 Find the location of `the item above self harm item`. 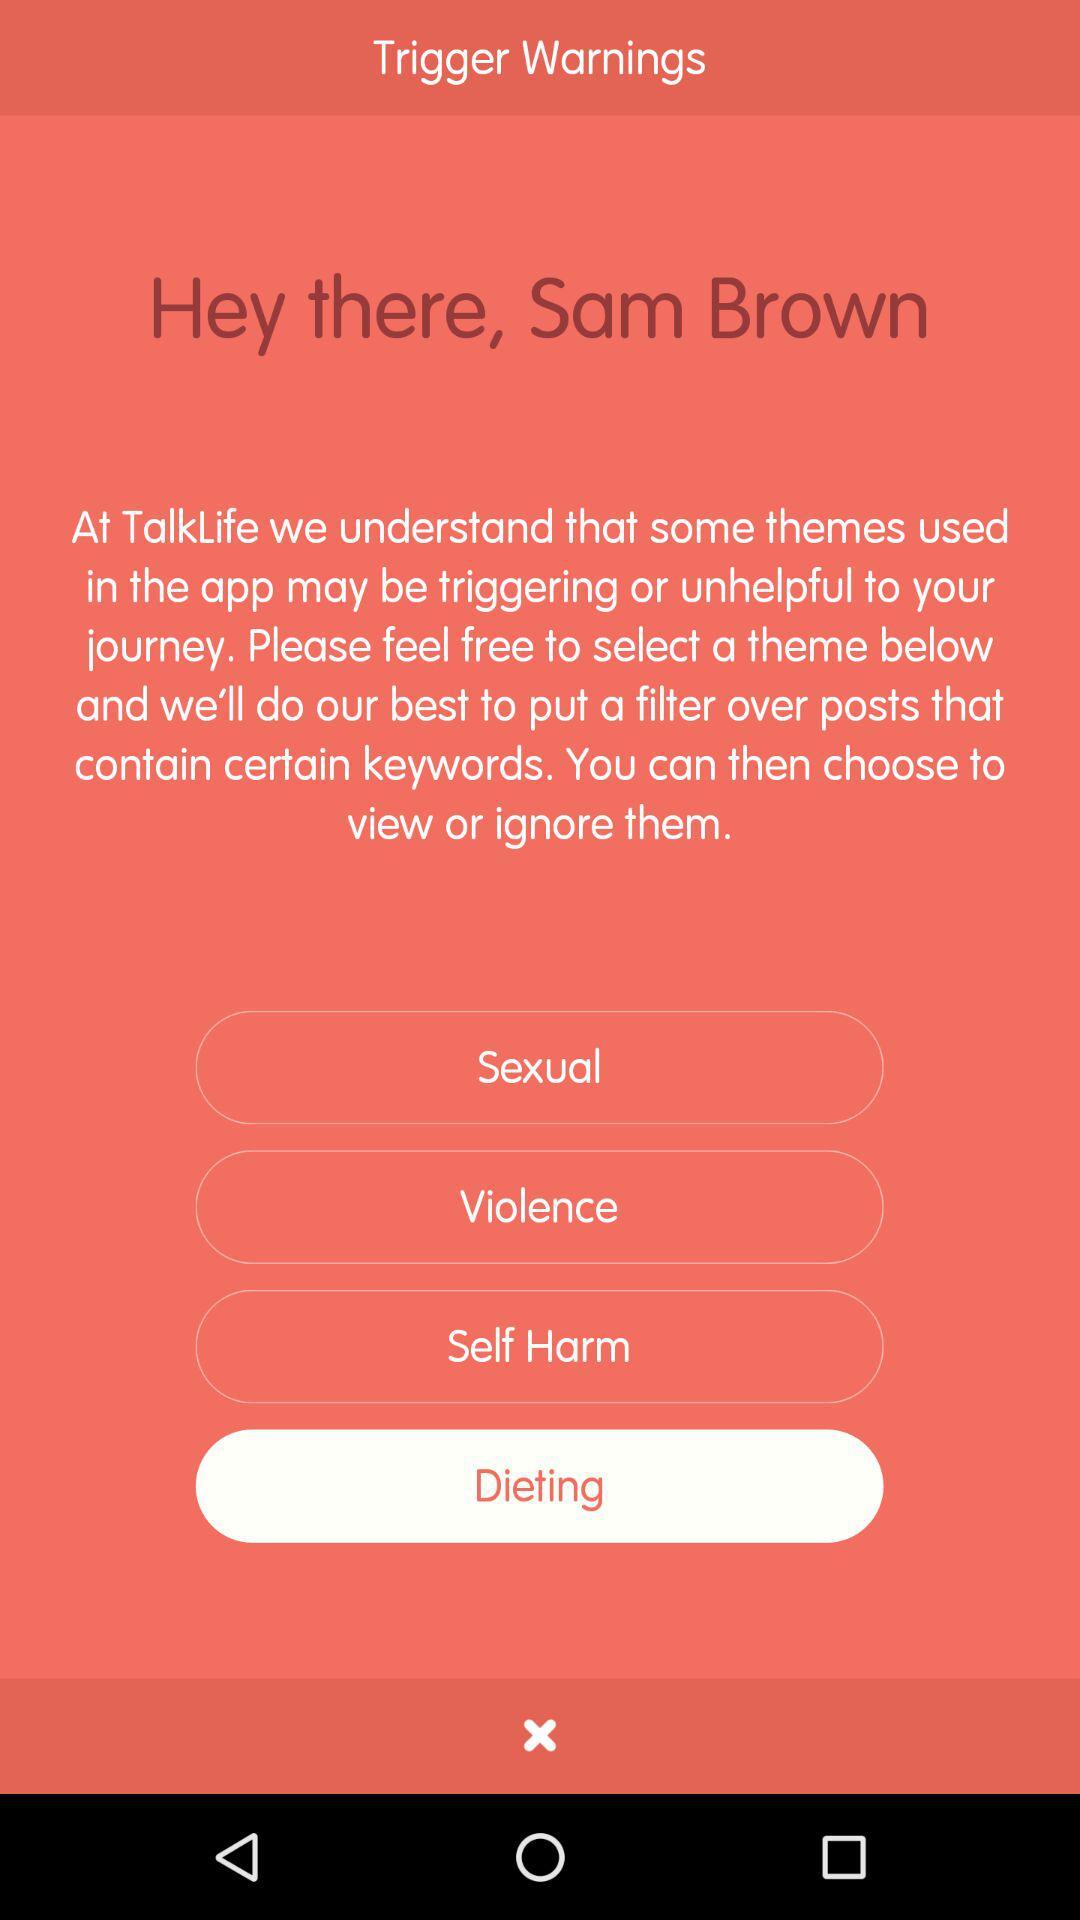

the item above self harm item is located at coordinates (538, 1206).